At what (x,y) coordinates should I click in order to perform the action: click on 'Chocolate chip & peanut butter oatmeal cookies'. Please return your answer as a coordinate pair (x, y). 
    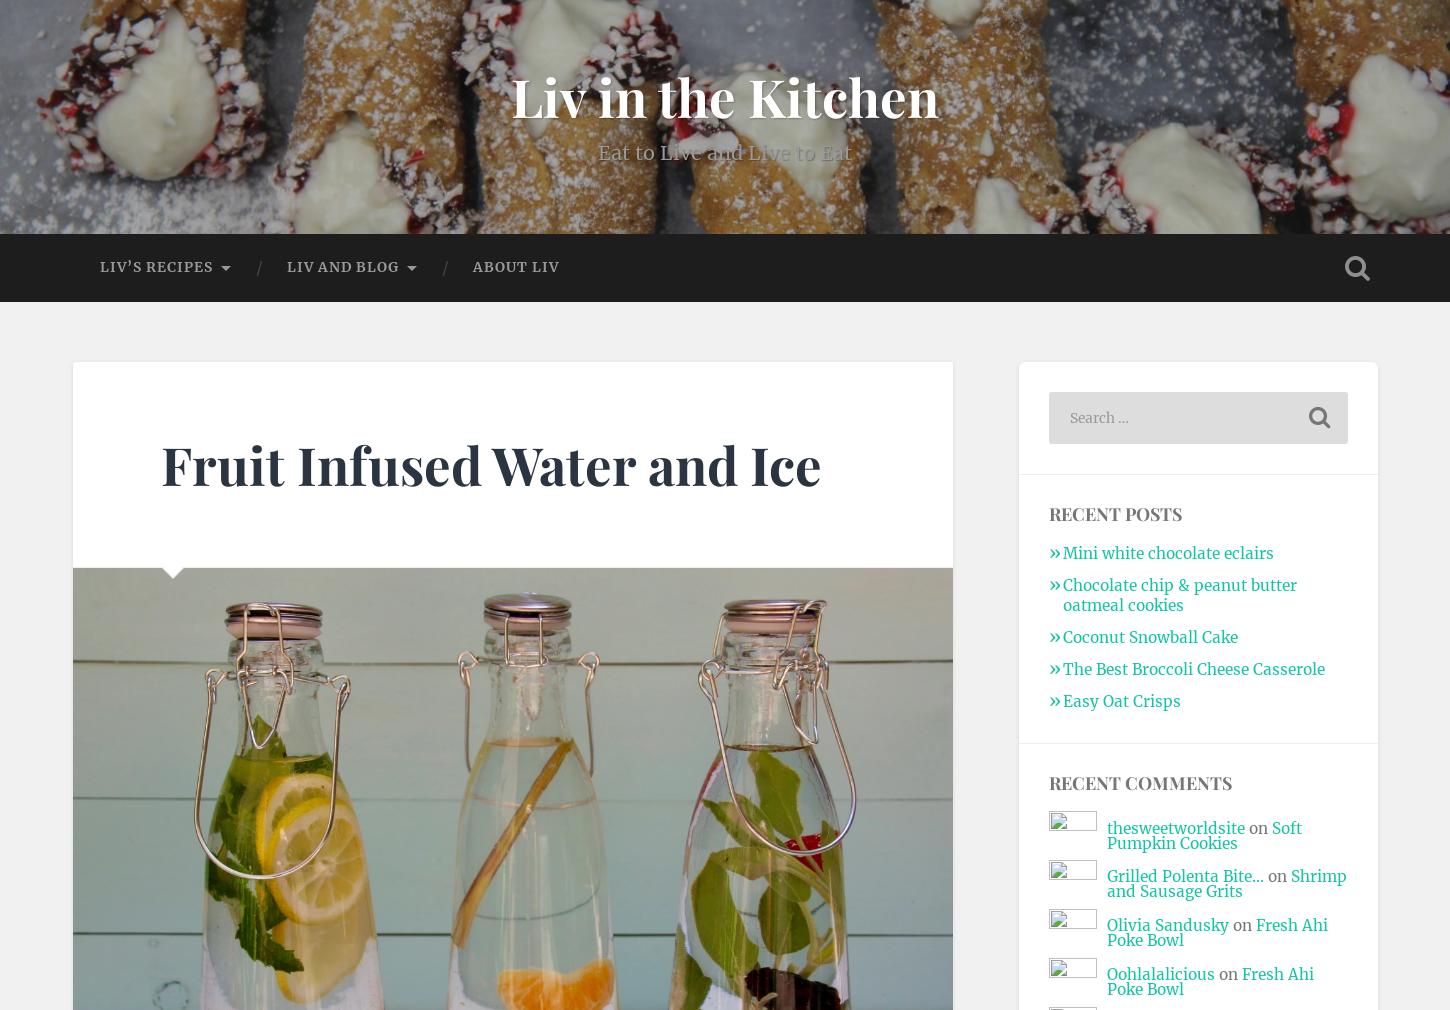
    Looking at the image, I should click on (1177, 594).